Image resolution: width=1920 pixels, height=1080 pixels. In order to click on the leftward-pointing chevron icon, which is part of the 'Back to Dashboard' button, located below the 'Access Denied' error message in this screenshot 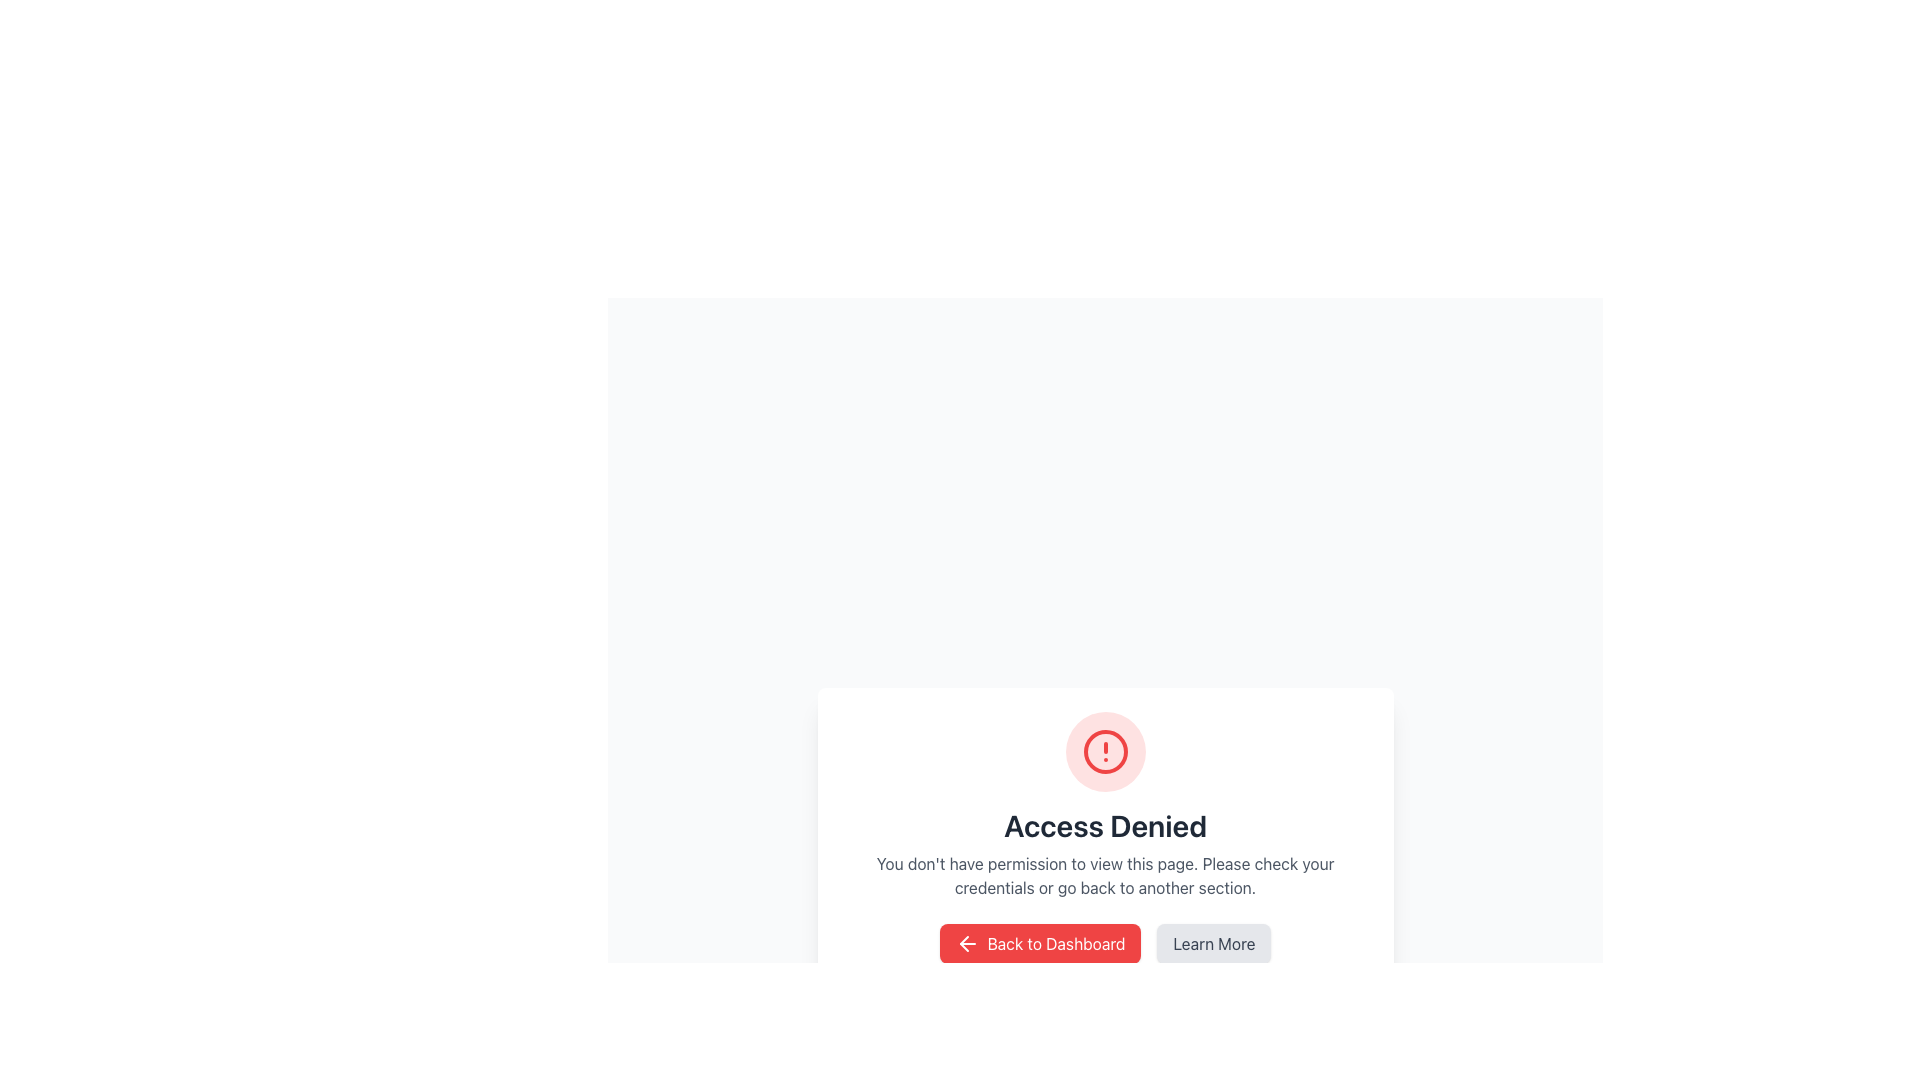, I will do `click(967, 944)`.